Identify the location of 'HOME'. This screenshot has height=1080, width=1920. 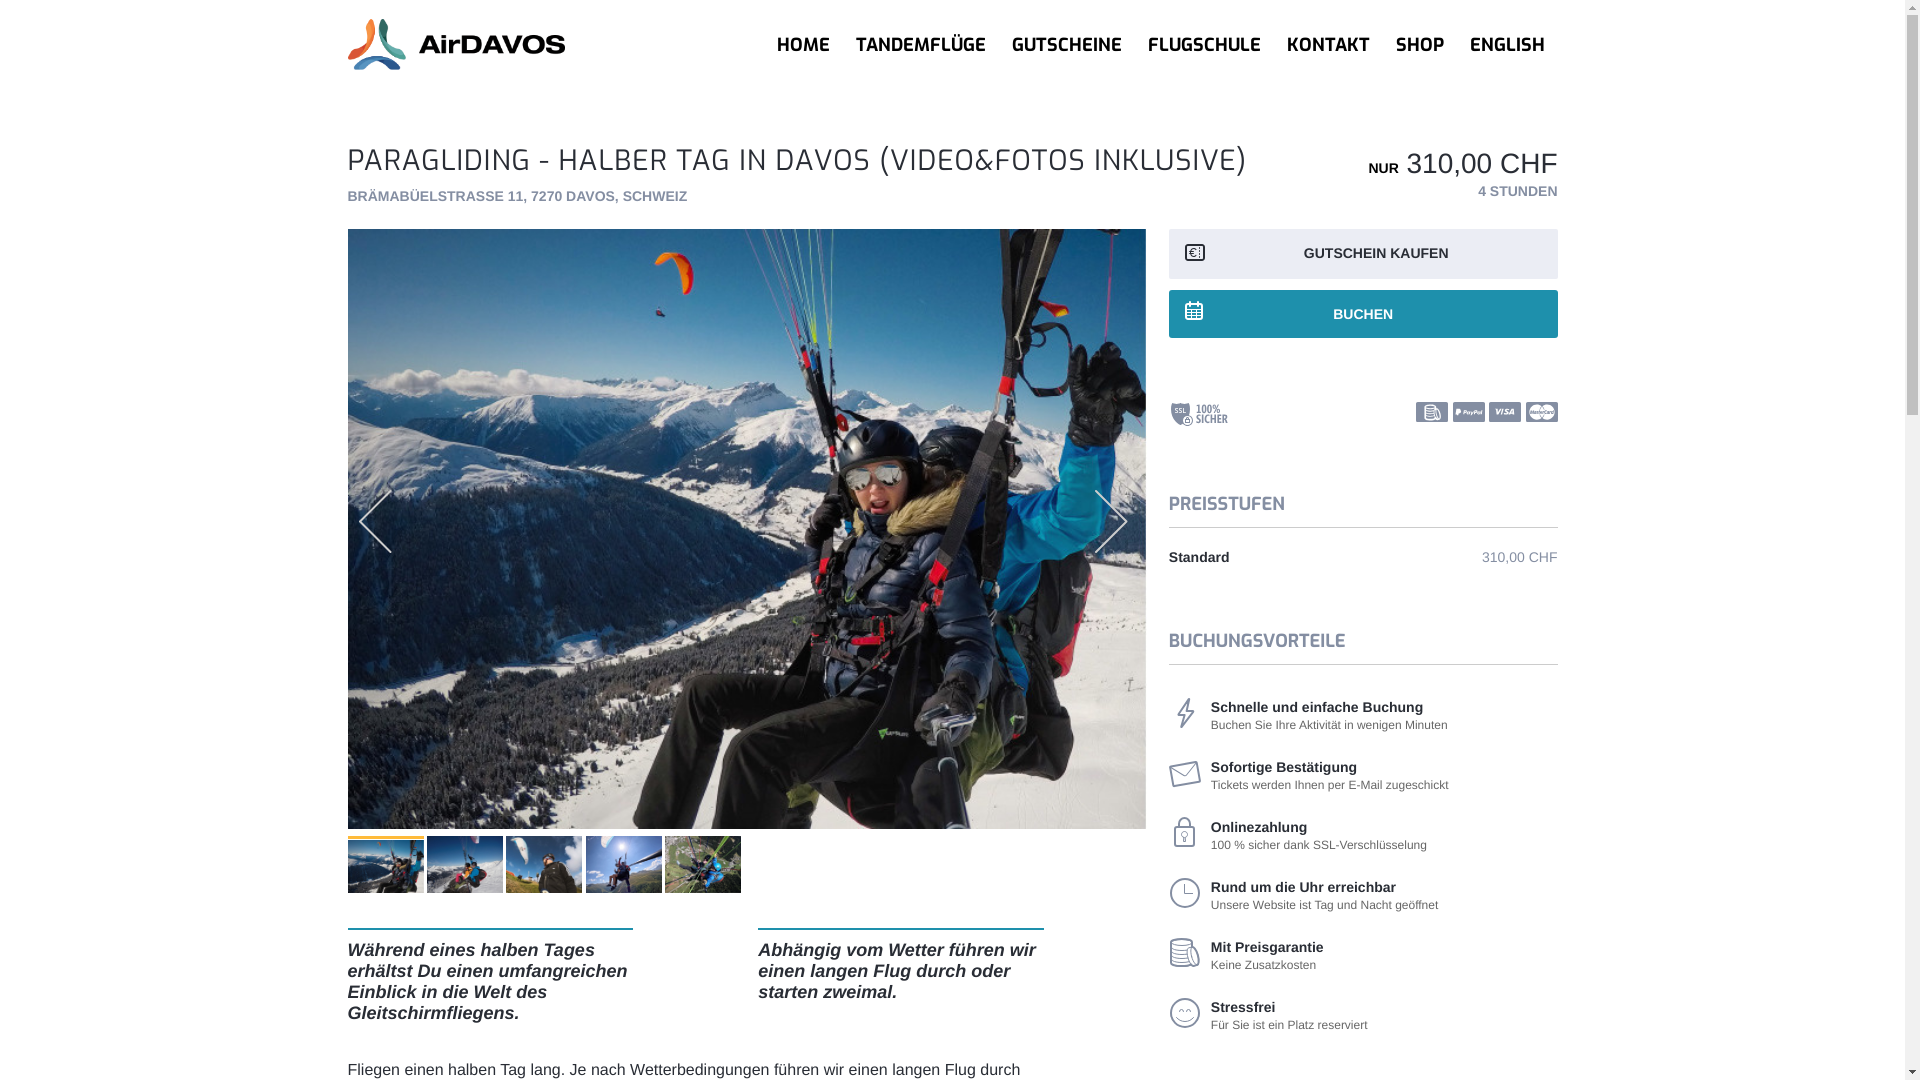
(762, 45).